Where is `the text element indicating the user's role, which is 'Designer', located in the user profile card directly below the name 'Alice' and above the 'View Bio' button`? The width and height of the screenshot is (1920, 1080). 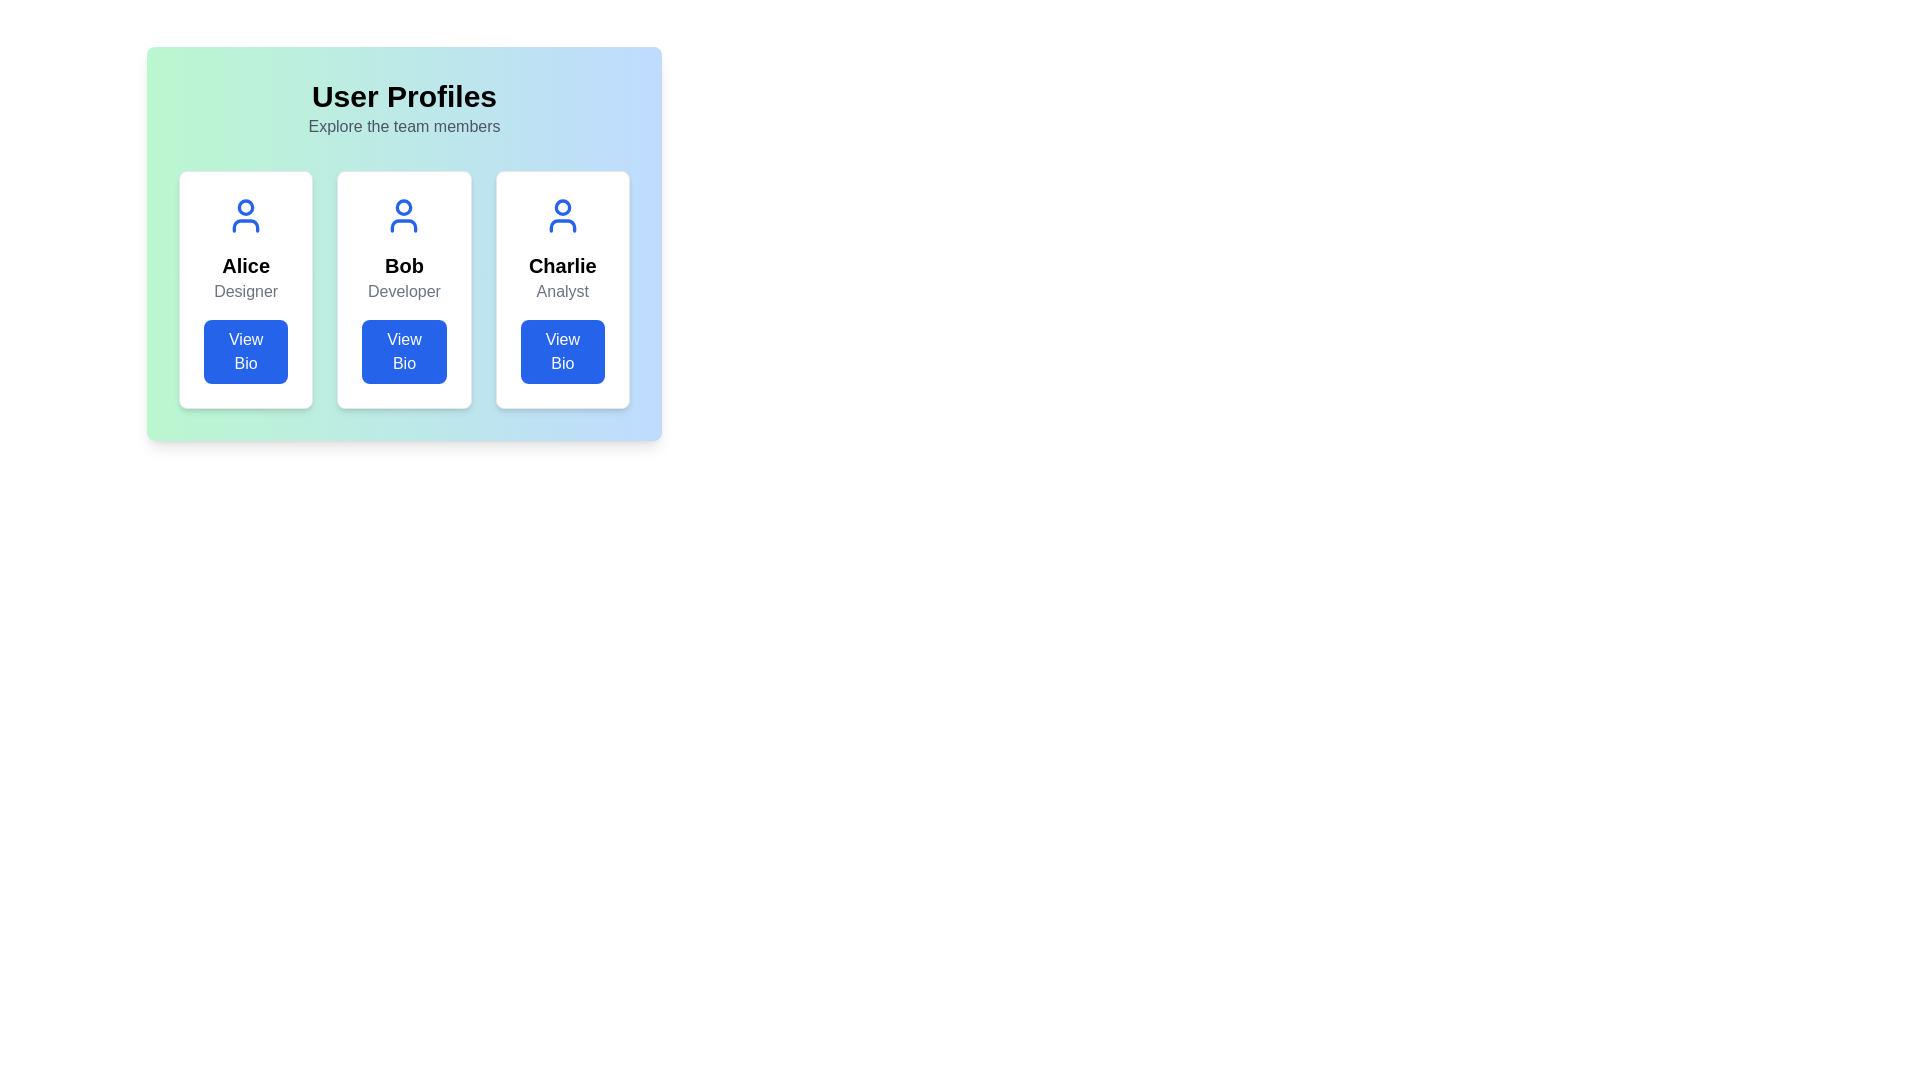 the text element indicating the user's role, which is 'Designer', located in the user profile card directly below the name 'Alice' and above the 'View Bio' button is located at coordinates (245, 292).